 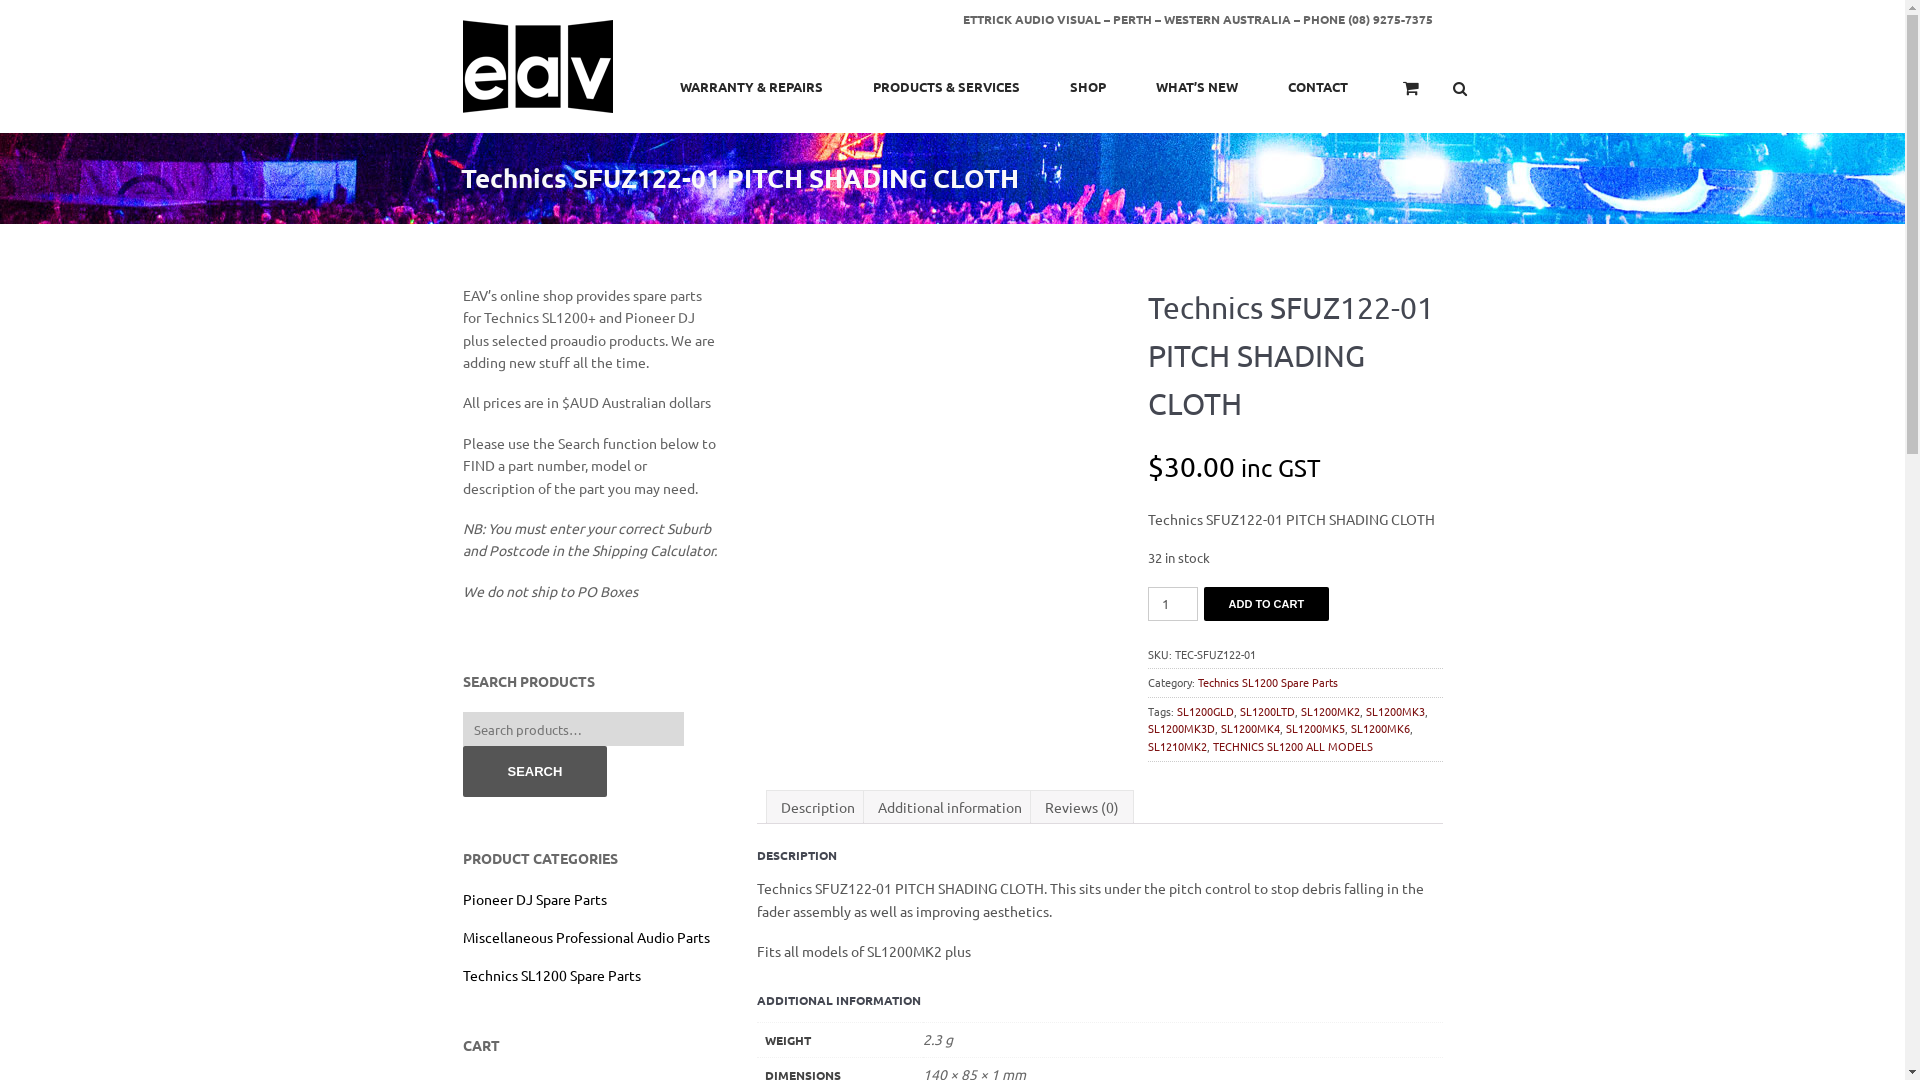 I want to click on 'TECHNICS SL1200 ALL MODELS', so click(x=1292, y=745).